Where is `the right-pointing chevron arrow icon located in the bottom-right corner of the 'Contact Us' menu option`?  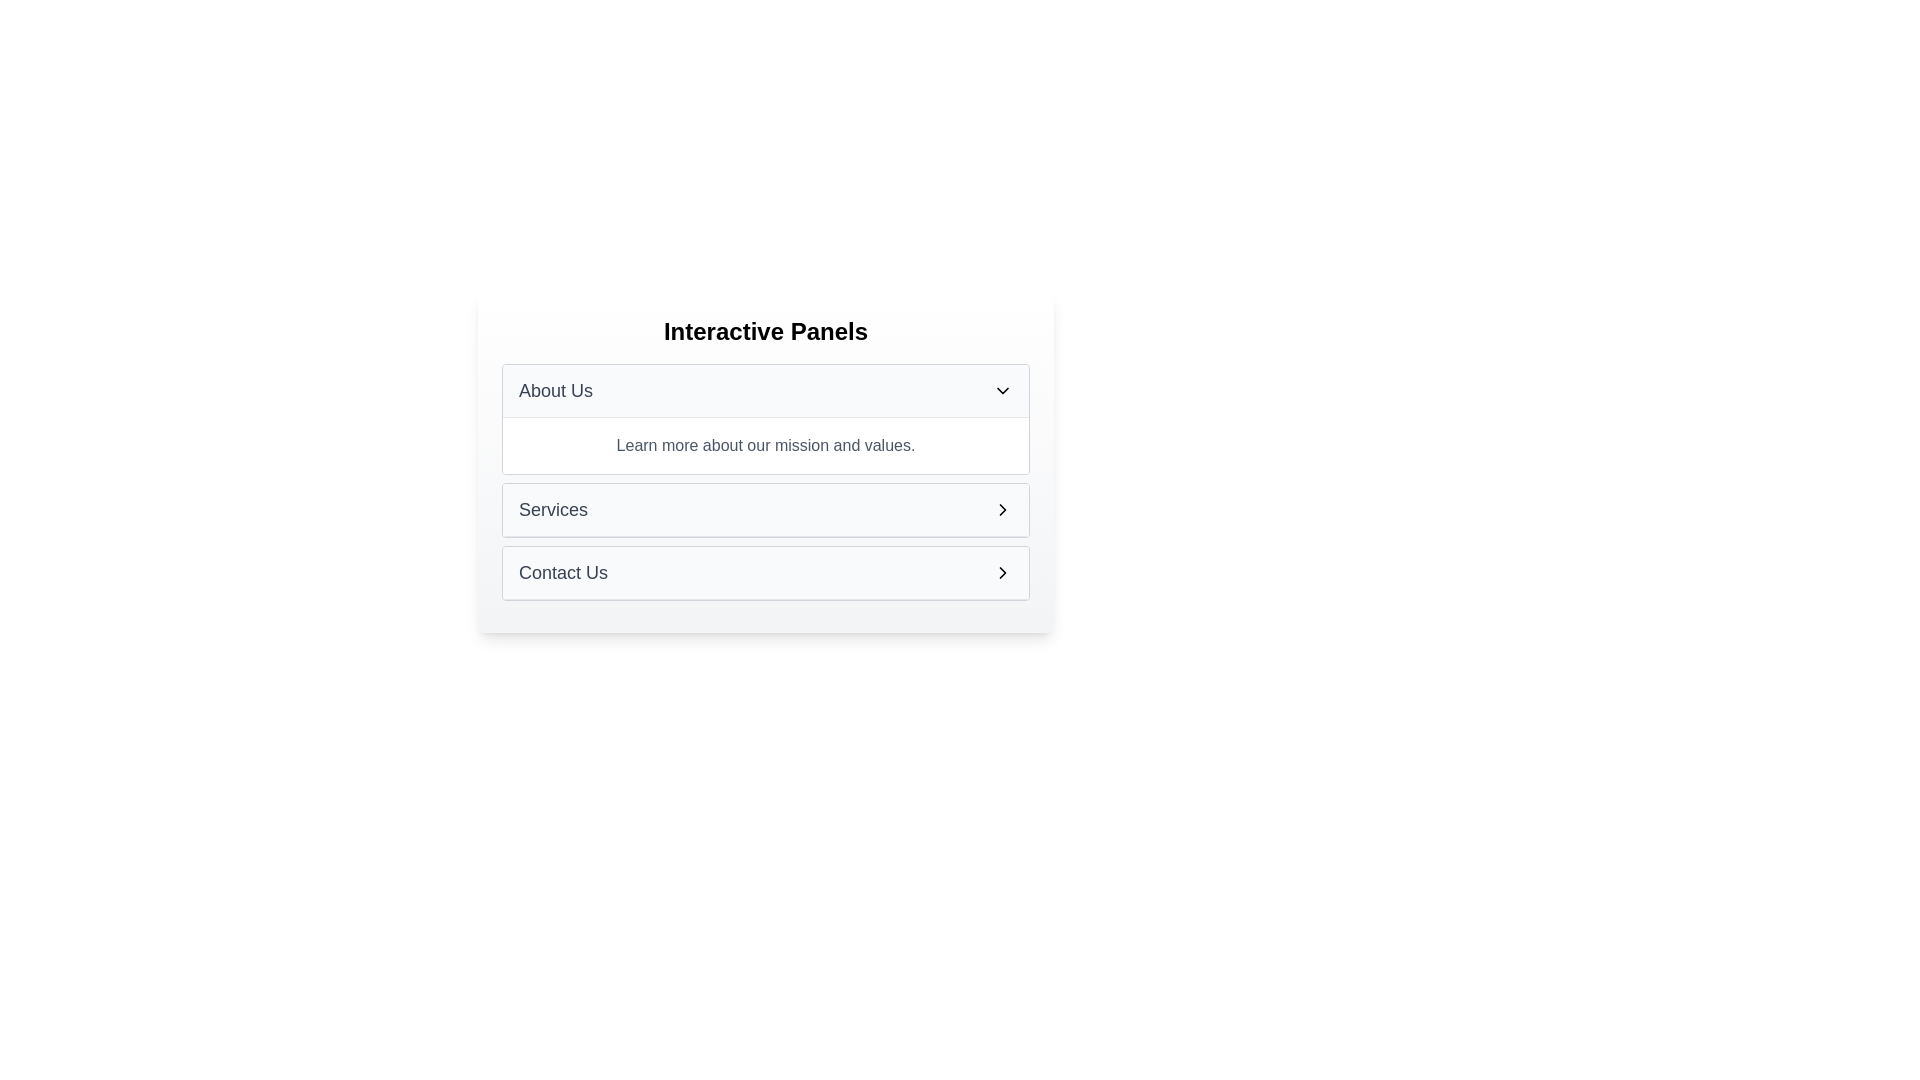 the right-pointing chevron arrow icon located in the bottom-right corner of the 'Contact Us' menu option is located at coordinates (1003, 573).